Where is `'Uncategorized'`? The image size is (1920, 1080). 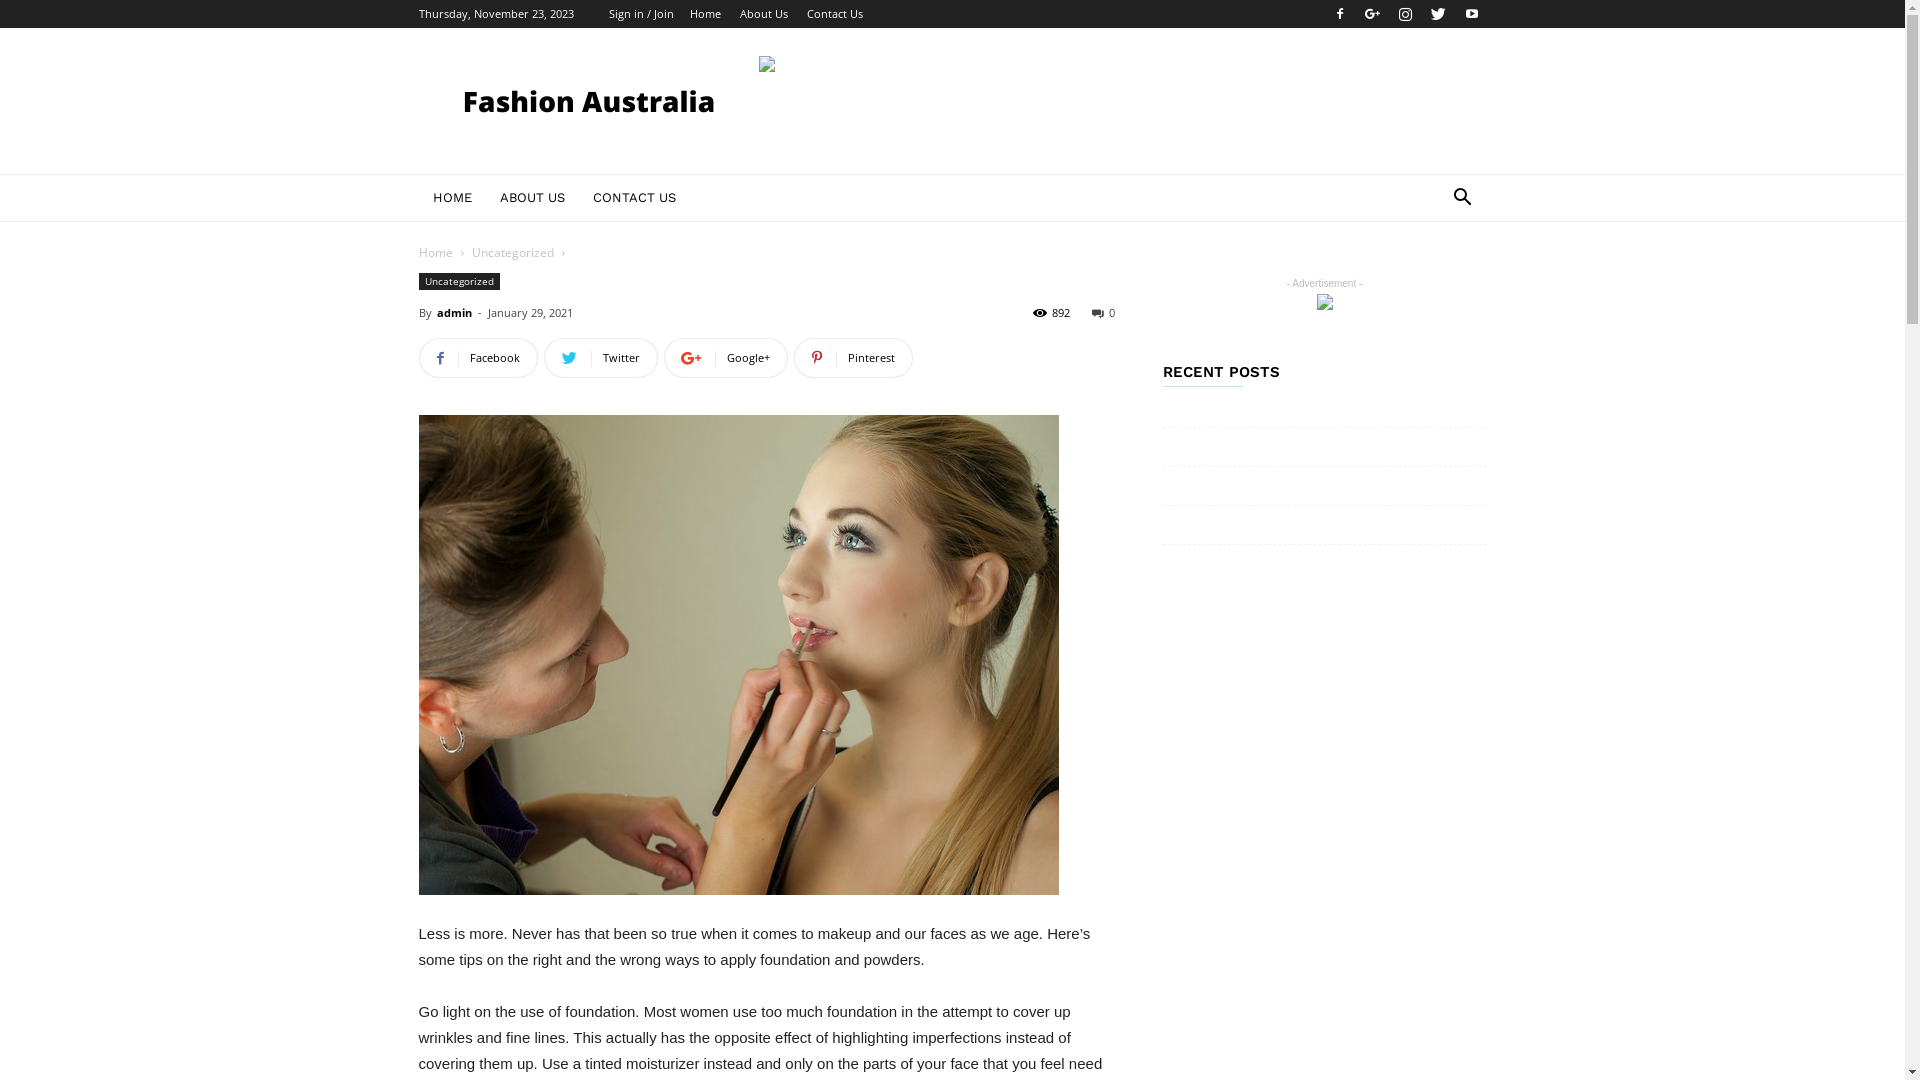
'Uncategorized' is located at coordinates (513, 251).